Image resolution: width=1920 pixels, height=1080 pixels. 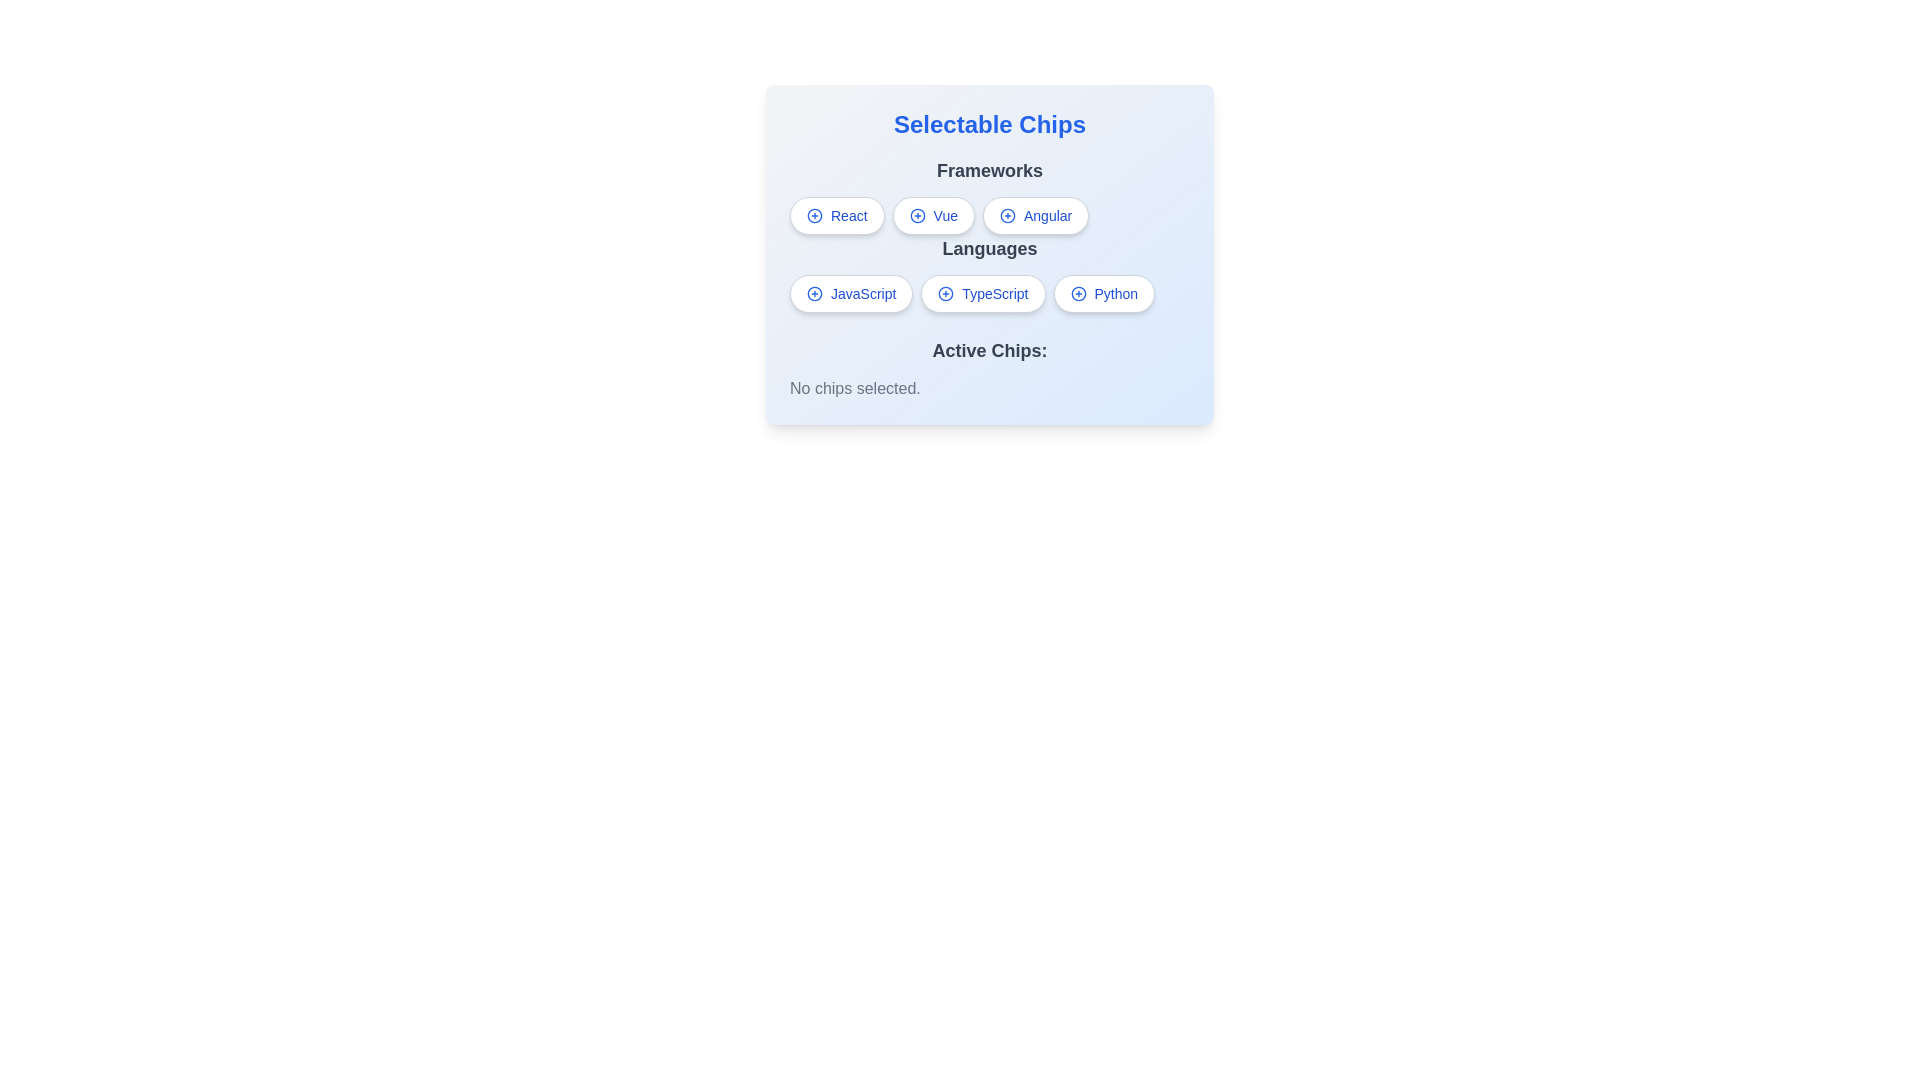 What do you see at coordinates (932, 216) in the screenshot?
I see `the 'Vue' chip button, which is styled as a rounded button with a plus icon, located under the 'Frameworks' heading in the 'Selectable Chips' section` at bounding box center [932, 216].